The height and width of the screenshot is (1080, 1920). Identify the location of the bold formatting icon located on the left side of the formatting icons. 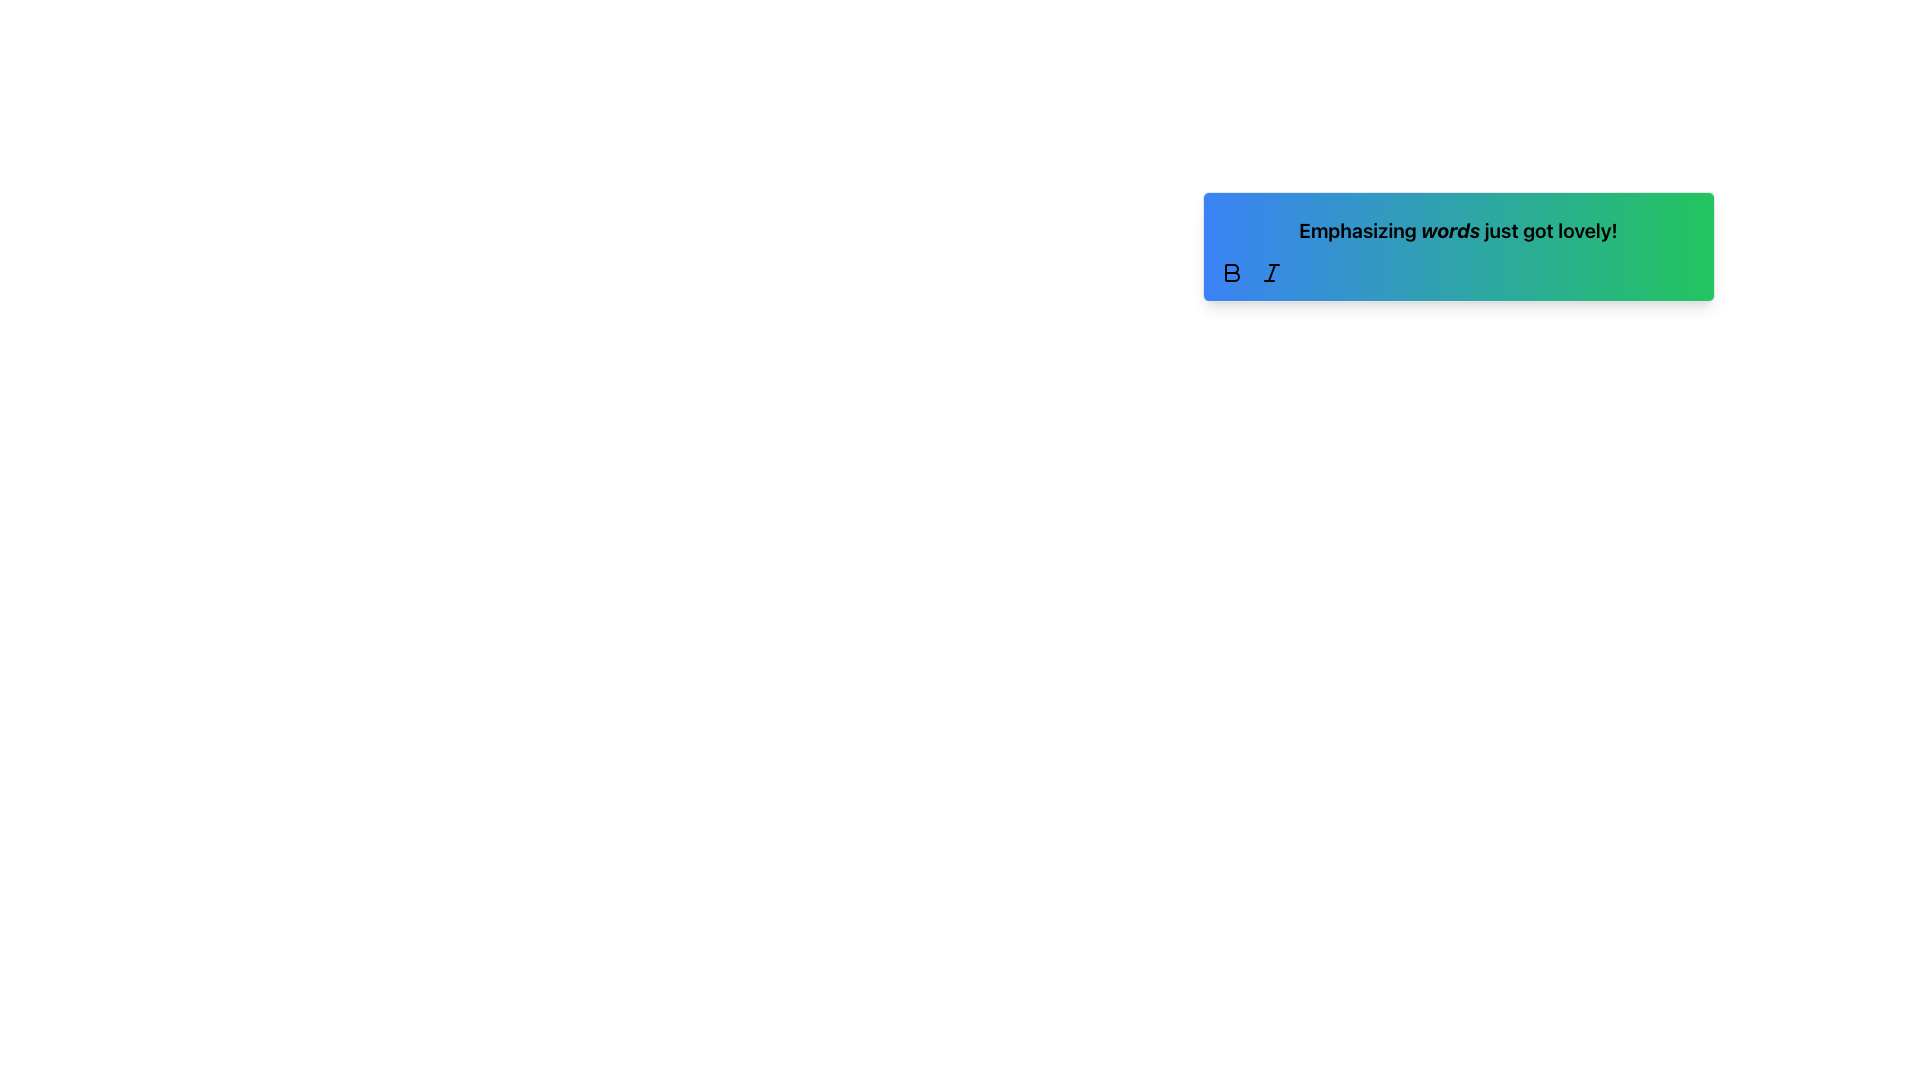
(1230, 273).